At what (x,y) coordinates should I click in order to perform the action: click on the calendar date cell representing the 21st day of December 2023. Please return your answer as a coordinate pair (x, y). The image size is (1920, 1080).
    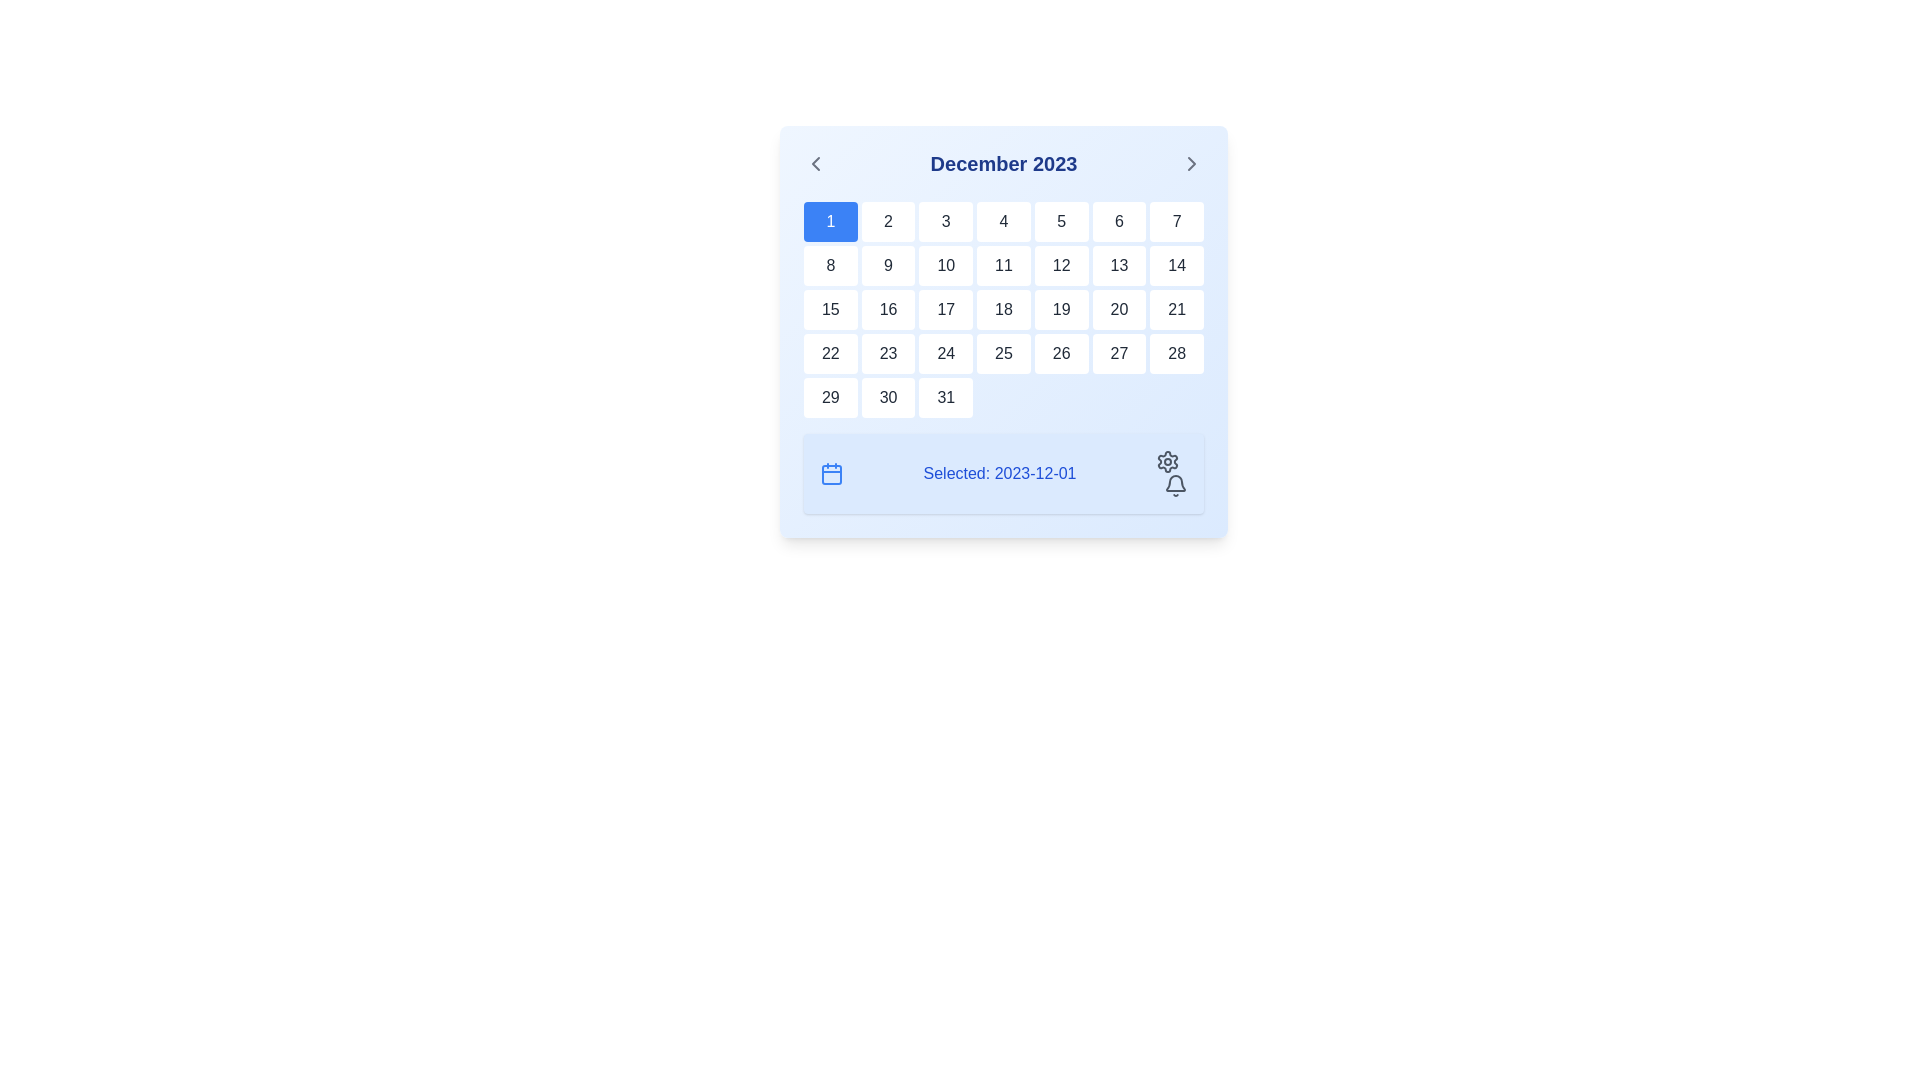
    Looking at the image, I should click on (1177, 309).